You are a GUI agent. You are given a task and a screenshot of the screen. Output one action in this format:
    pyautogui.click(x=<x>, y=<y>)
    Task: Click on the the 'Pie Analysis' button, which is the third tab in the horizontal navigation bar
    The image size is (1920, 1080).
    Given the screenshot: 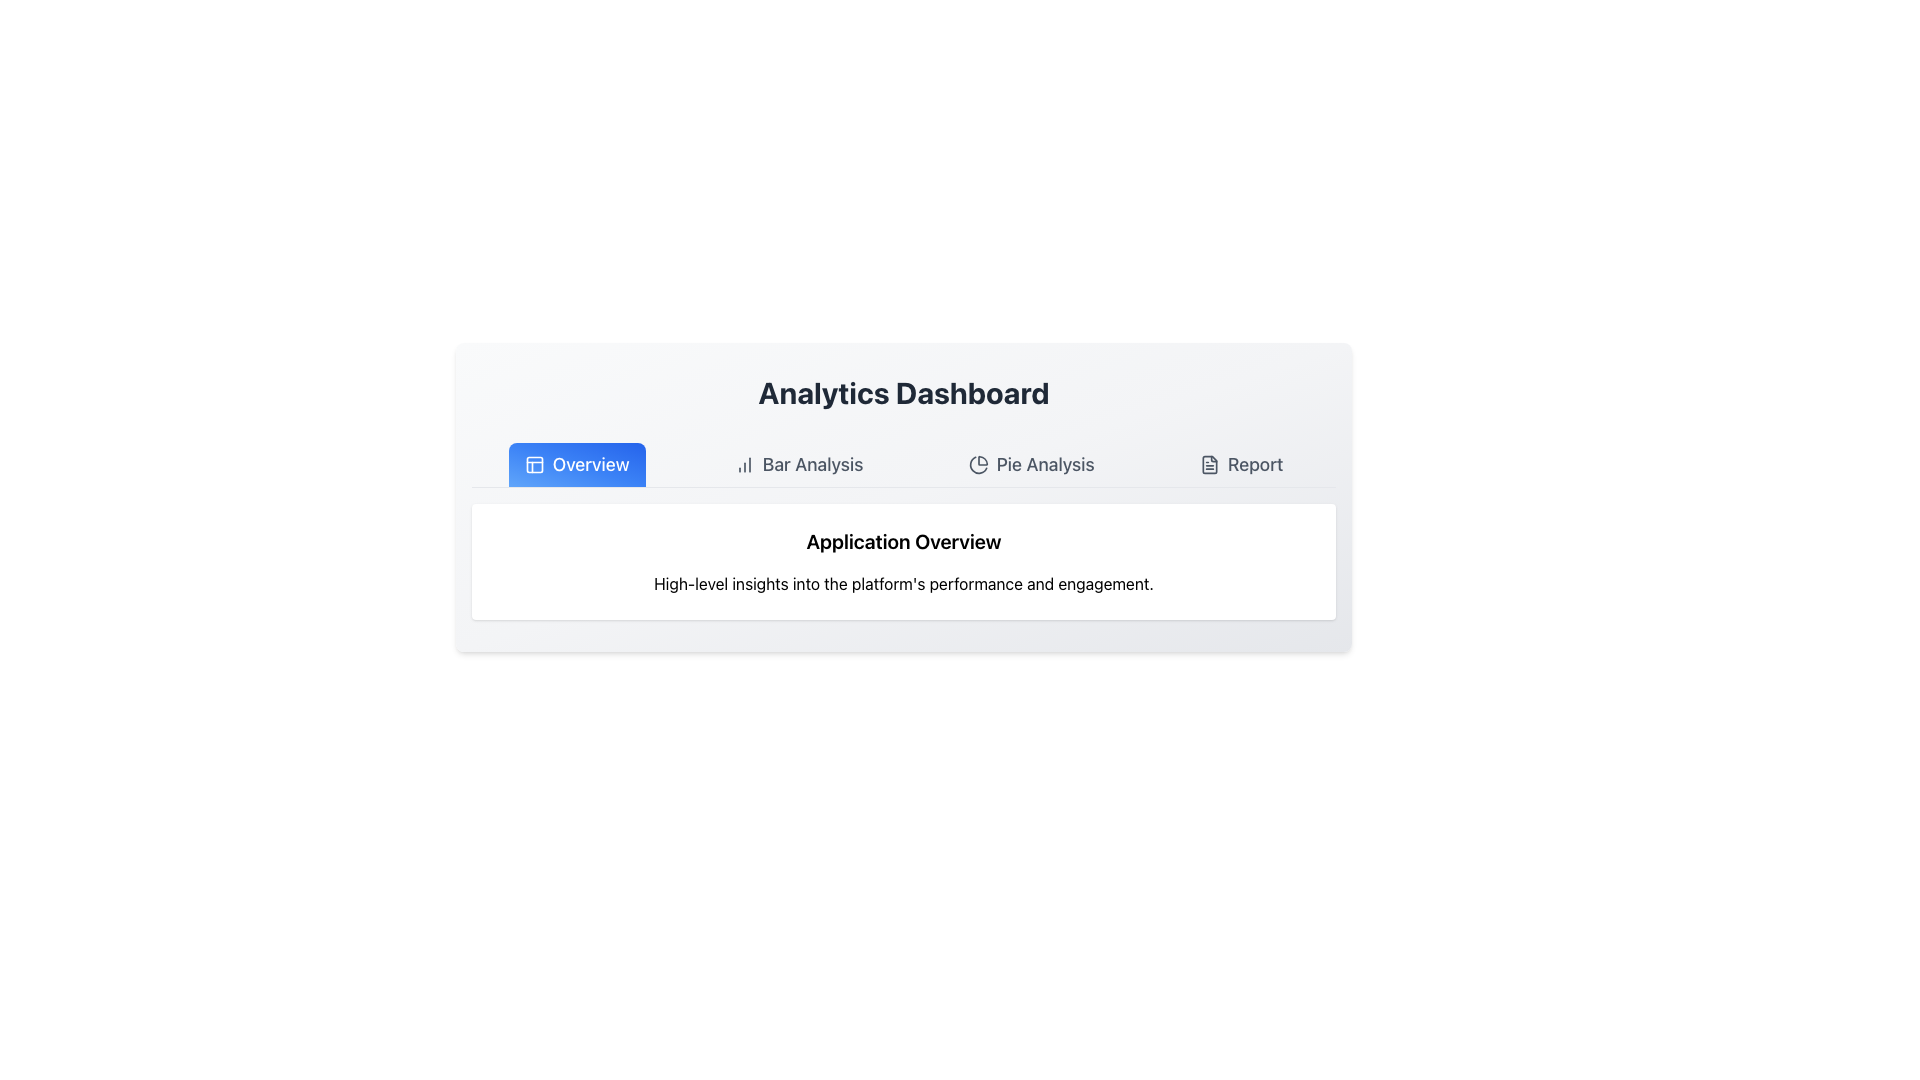 What is the action you would take?
    pyautogui.click(x=1031, y=465)
    